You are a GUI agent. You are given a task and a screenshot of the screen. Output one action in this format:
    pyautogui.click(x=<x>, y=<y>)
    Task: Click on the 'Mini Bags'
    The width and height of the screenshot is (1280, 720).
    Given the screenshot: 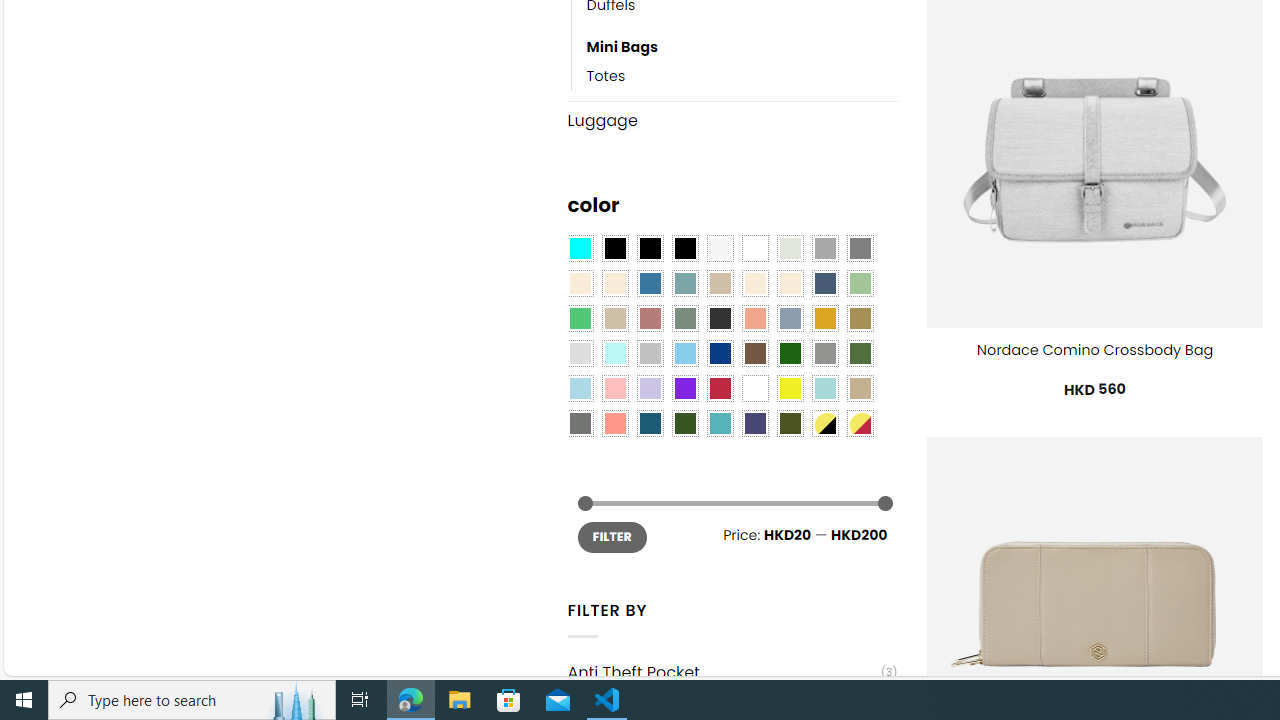 What is the action you would take?
    pyautogui.click(x=741, y=47)
    